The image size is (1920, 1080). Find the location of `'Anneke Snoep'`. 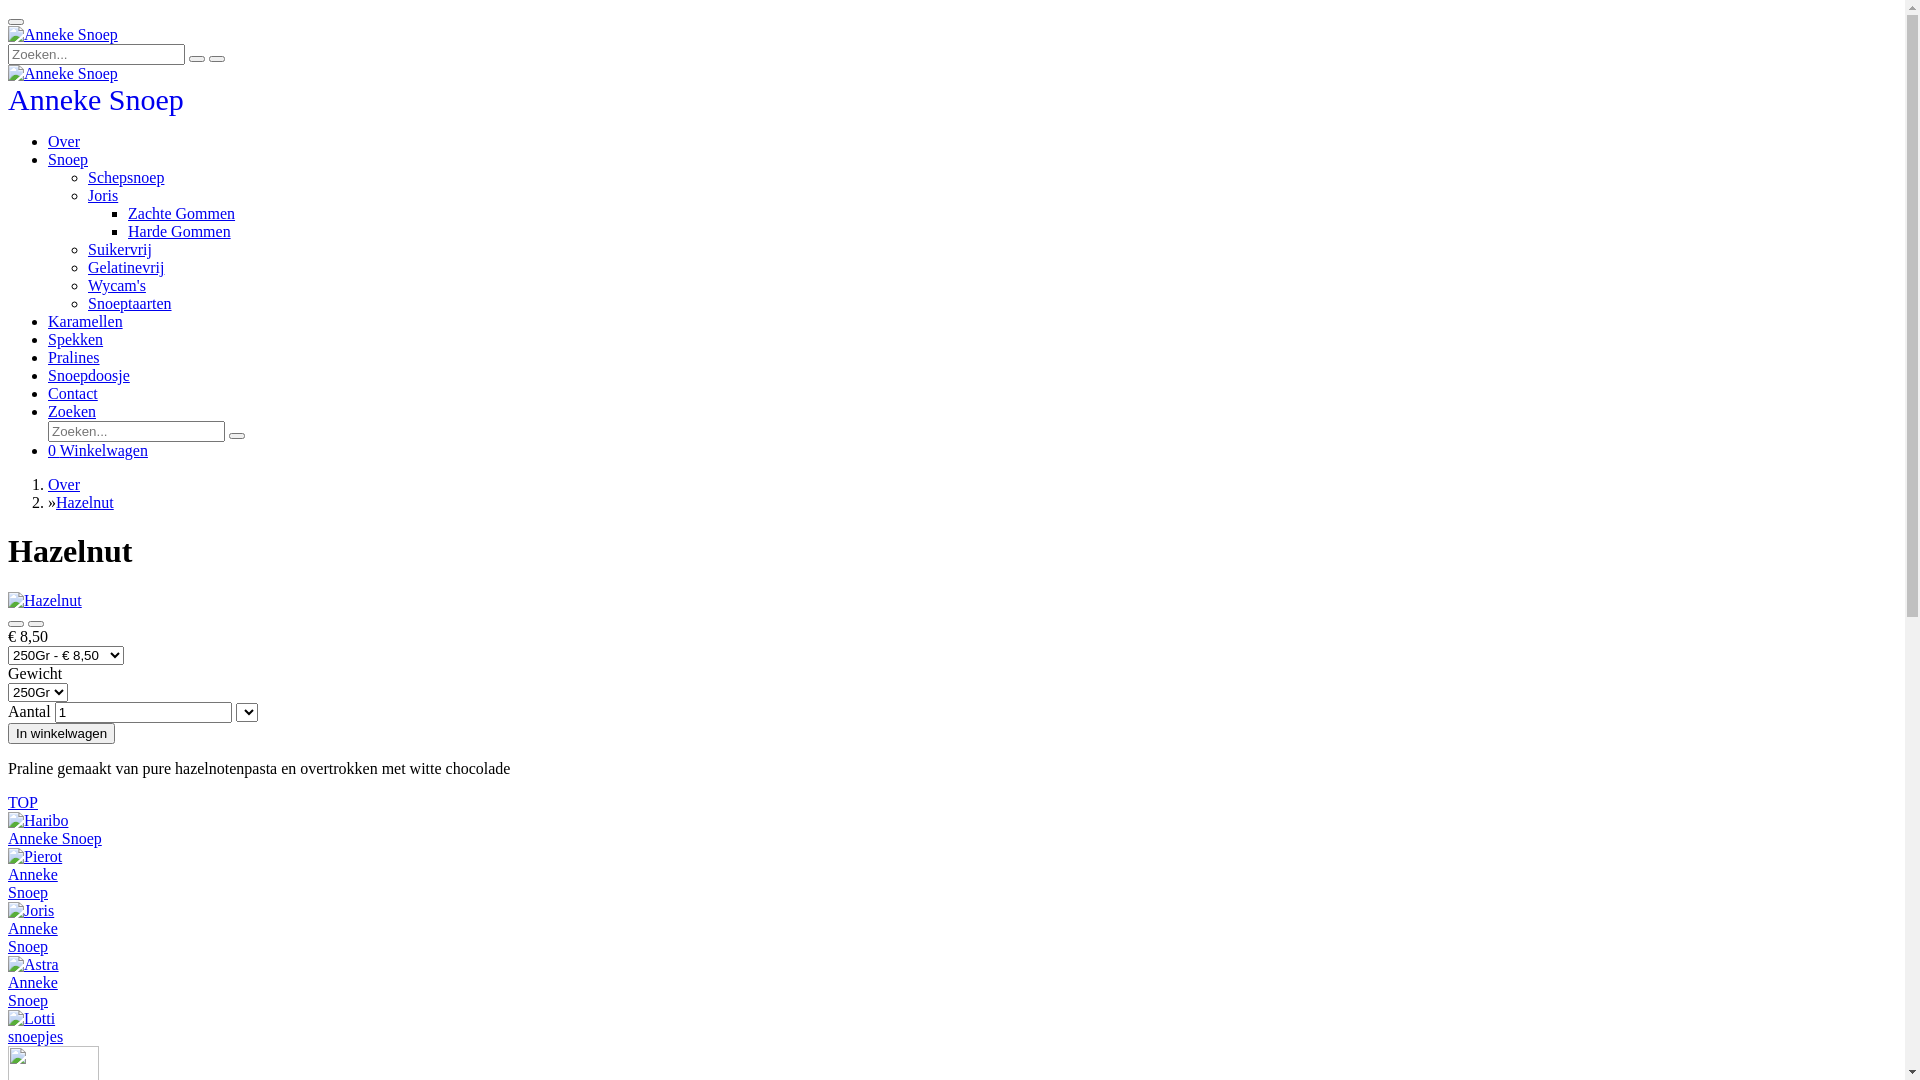

'Anneke Snoep' is located at coordinates (8, 104).